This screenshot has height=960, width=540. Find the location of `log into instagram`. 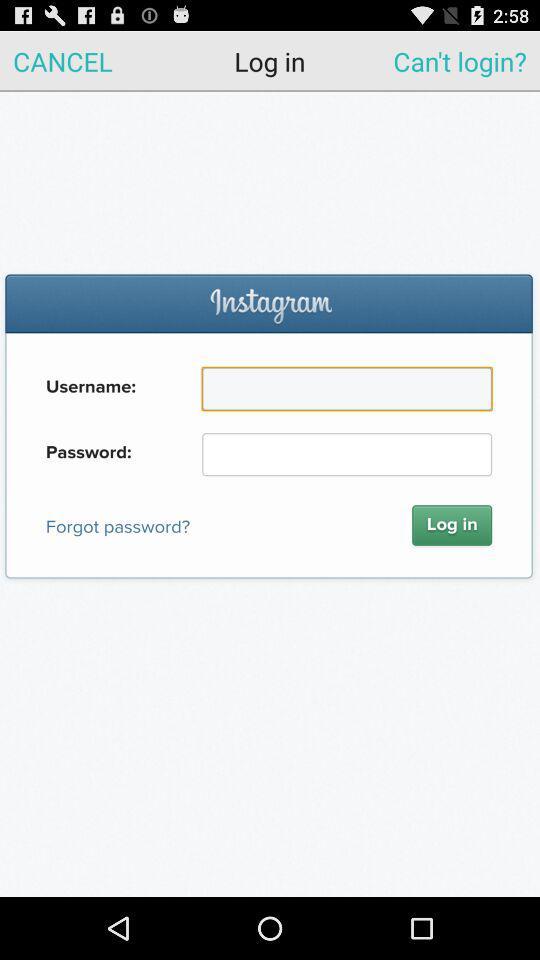

log into instagram is located at coordinates (270, 493).